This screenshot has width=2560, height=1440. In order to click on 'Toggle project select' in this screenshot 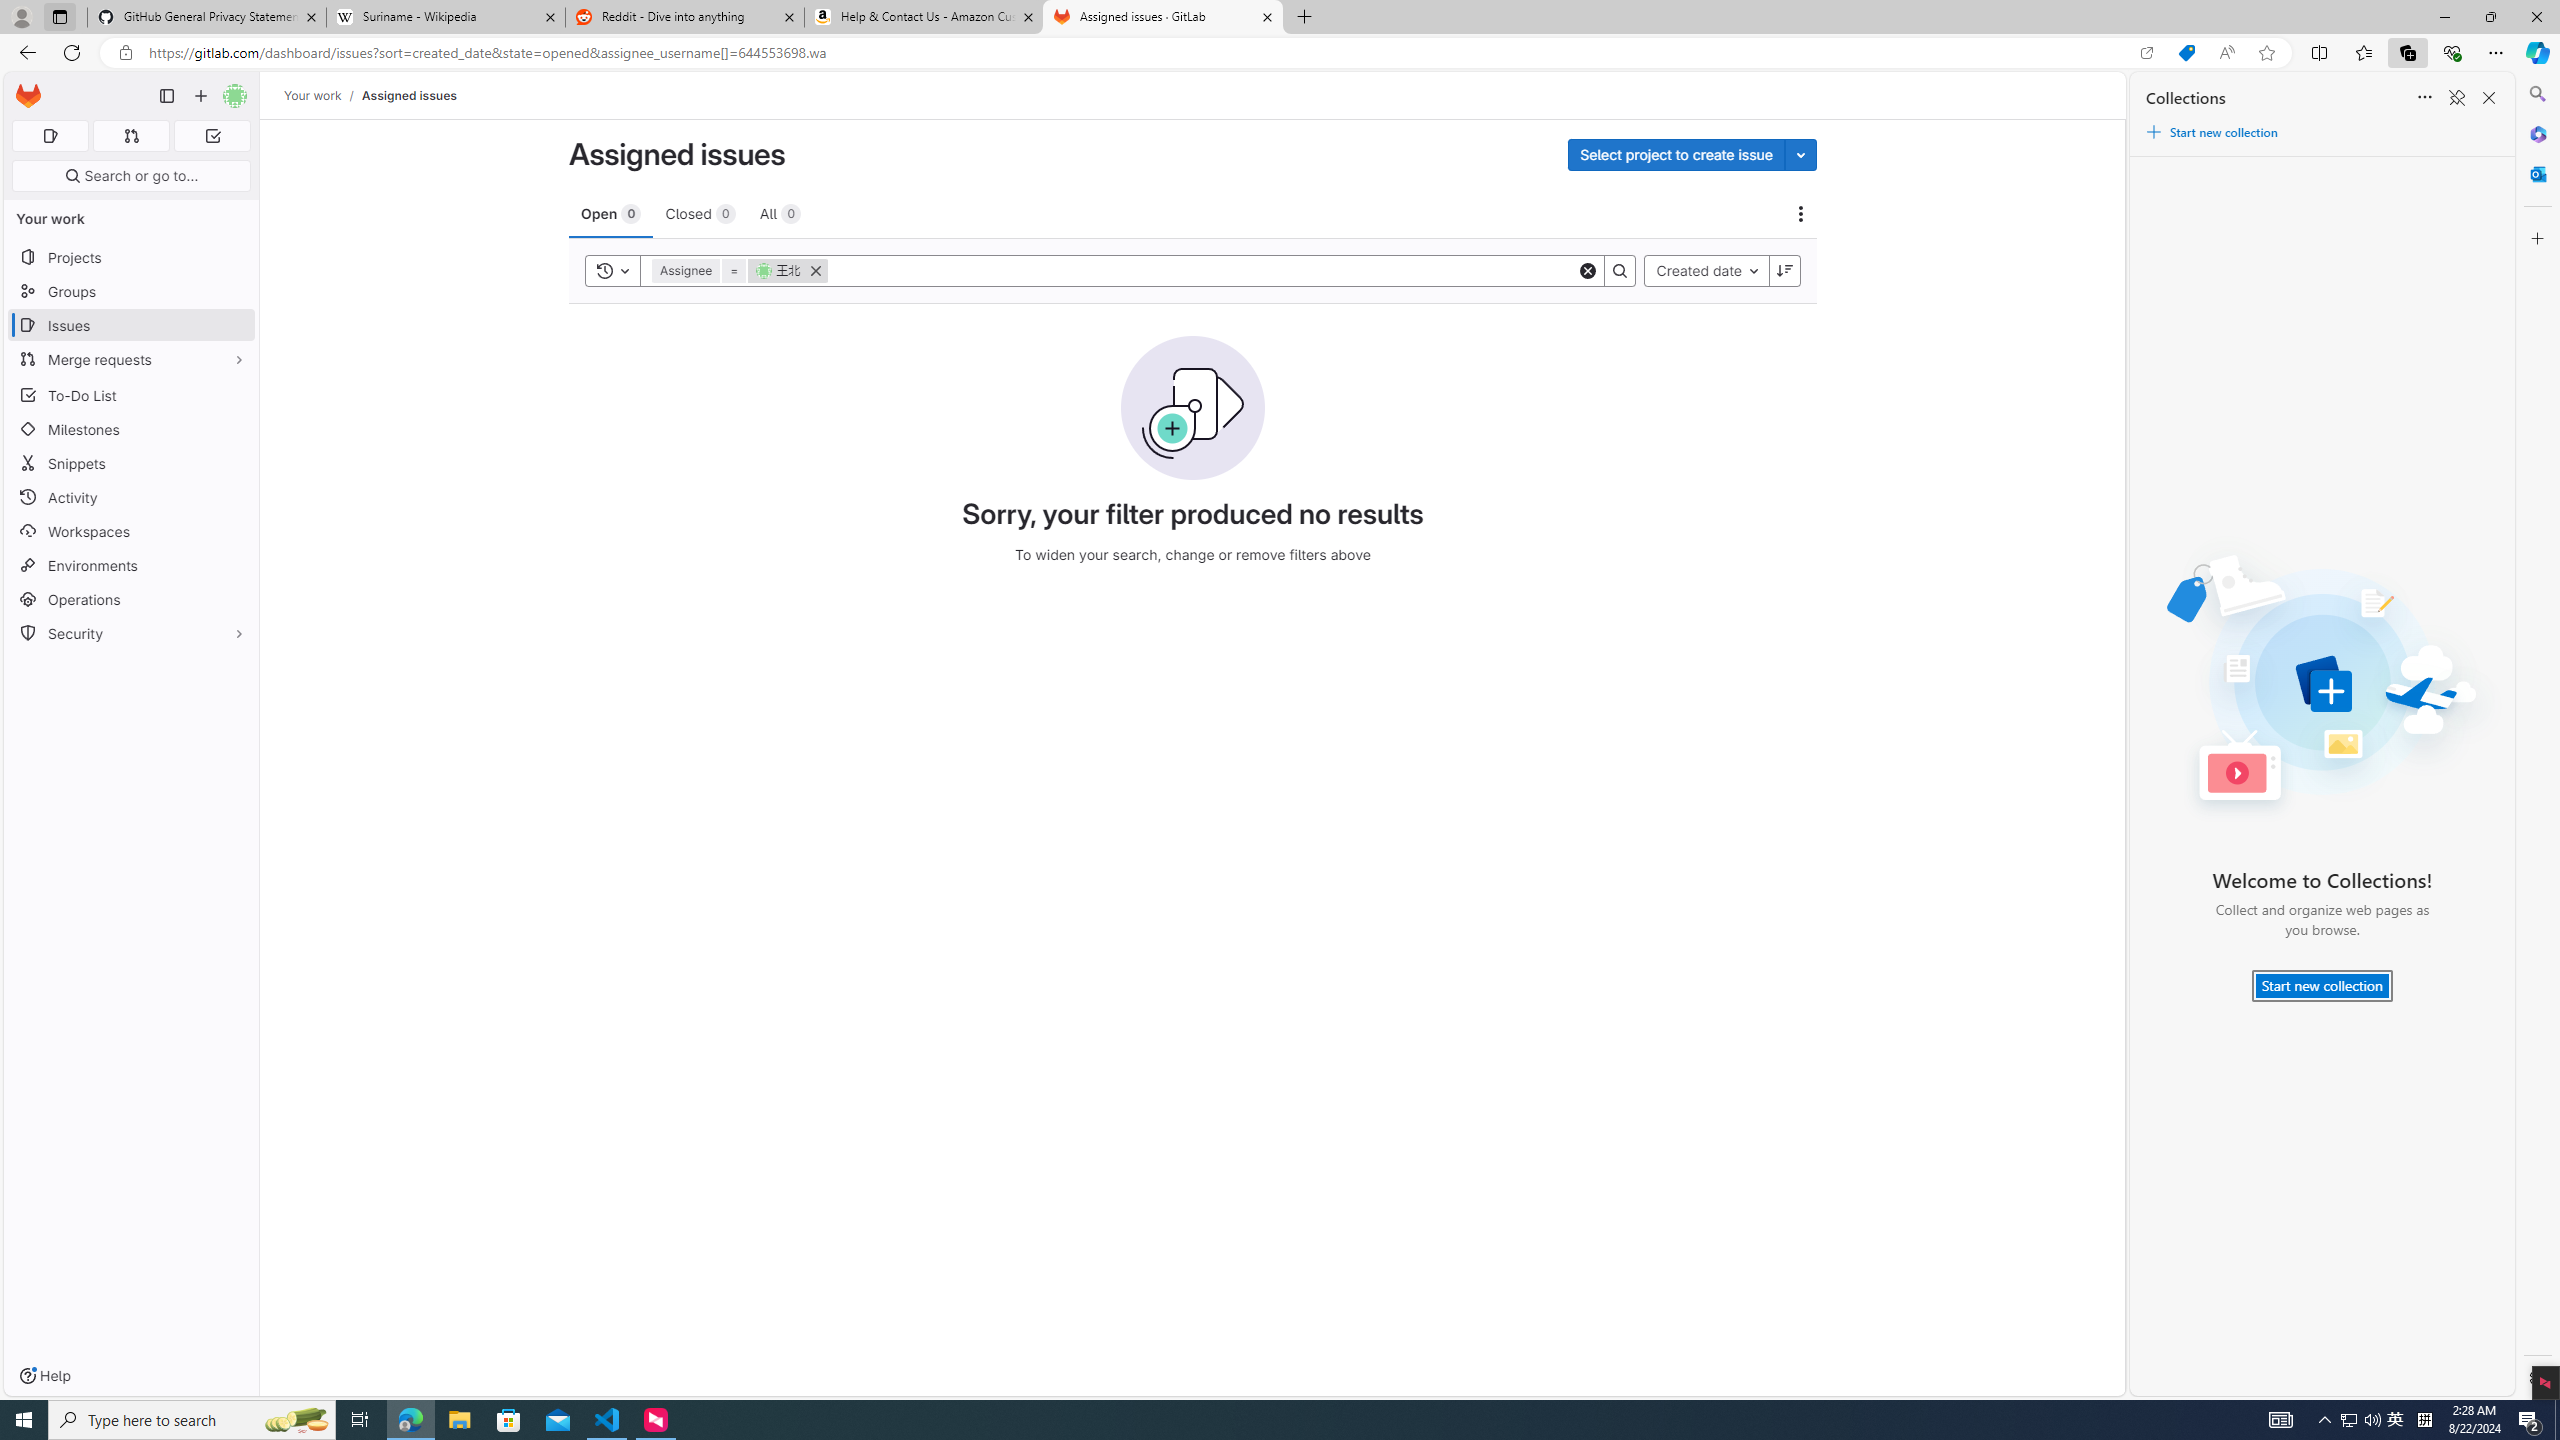, I will do `click(1799, 153)`.